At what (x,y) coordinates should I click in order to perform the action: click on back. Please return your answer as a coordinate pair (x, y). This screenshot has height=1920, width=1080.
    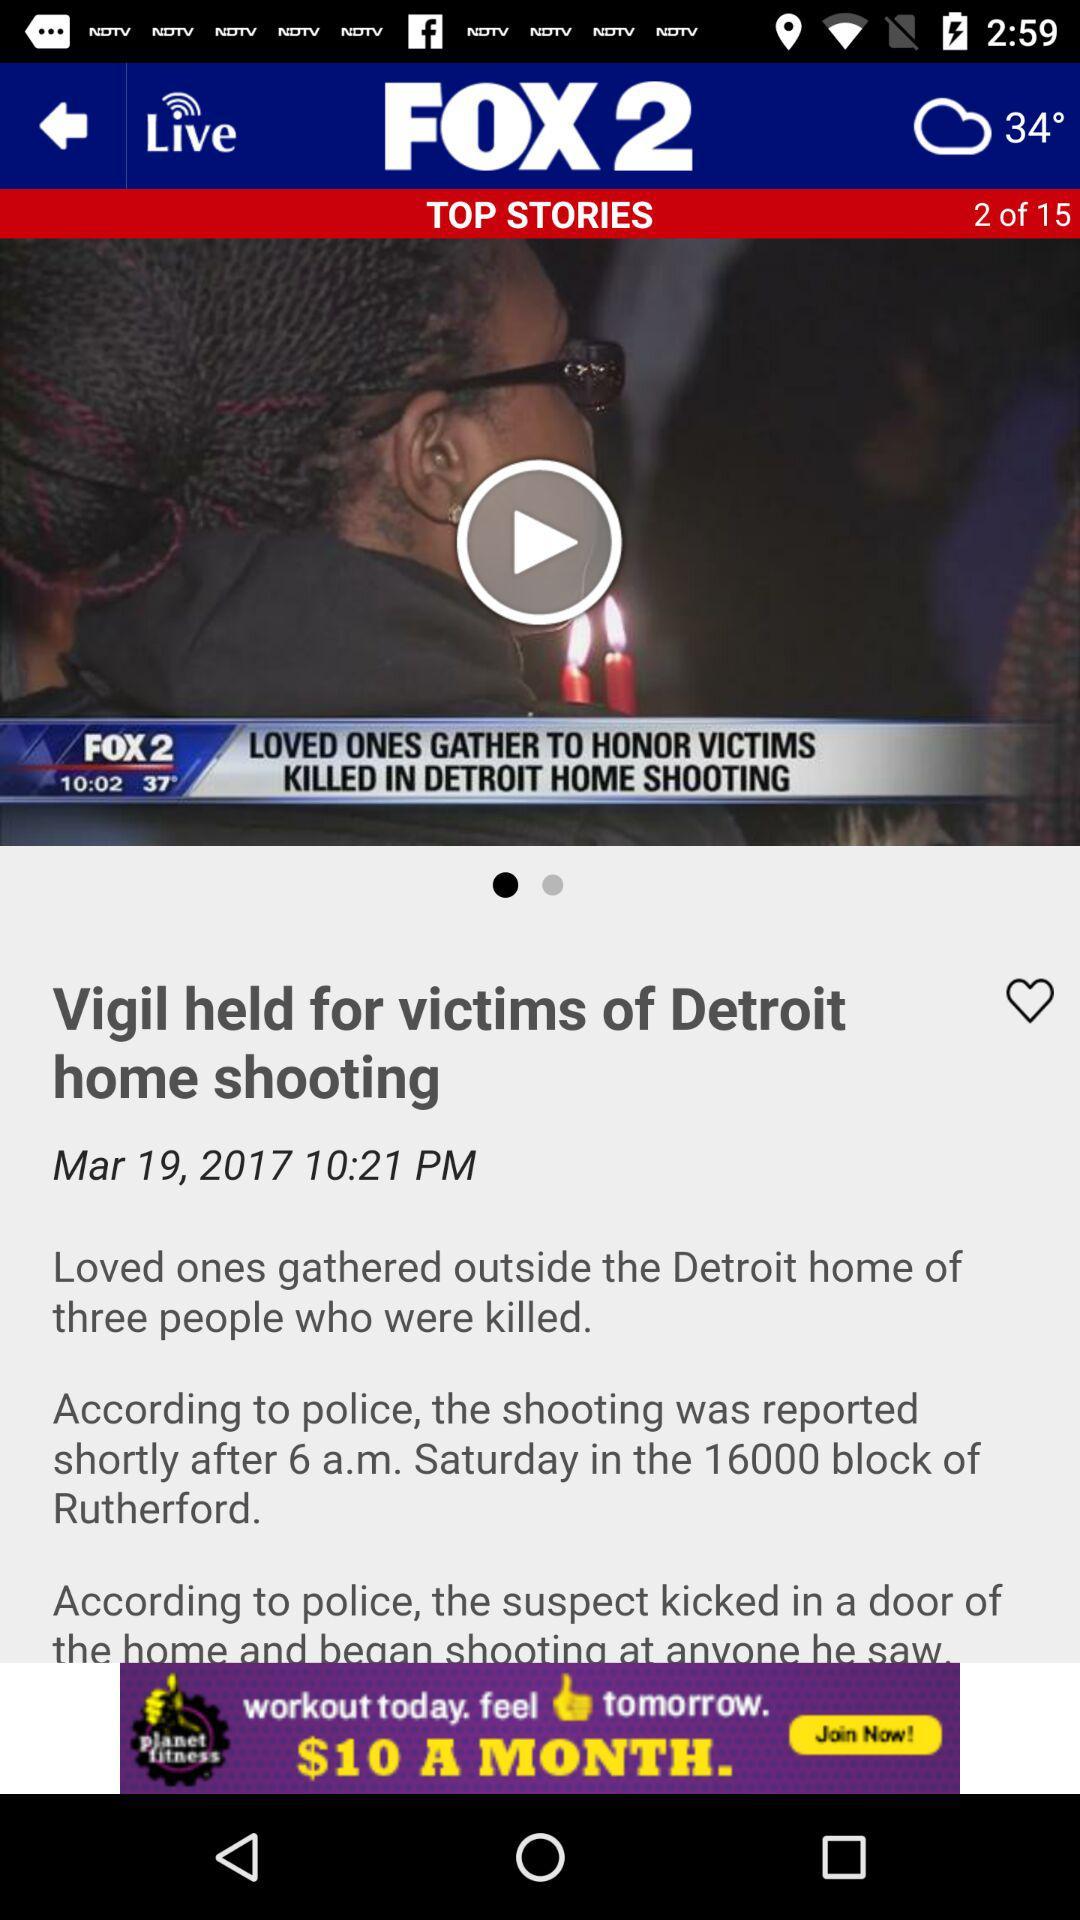
    Looking at the image, I should click on (61, 124).